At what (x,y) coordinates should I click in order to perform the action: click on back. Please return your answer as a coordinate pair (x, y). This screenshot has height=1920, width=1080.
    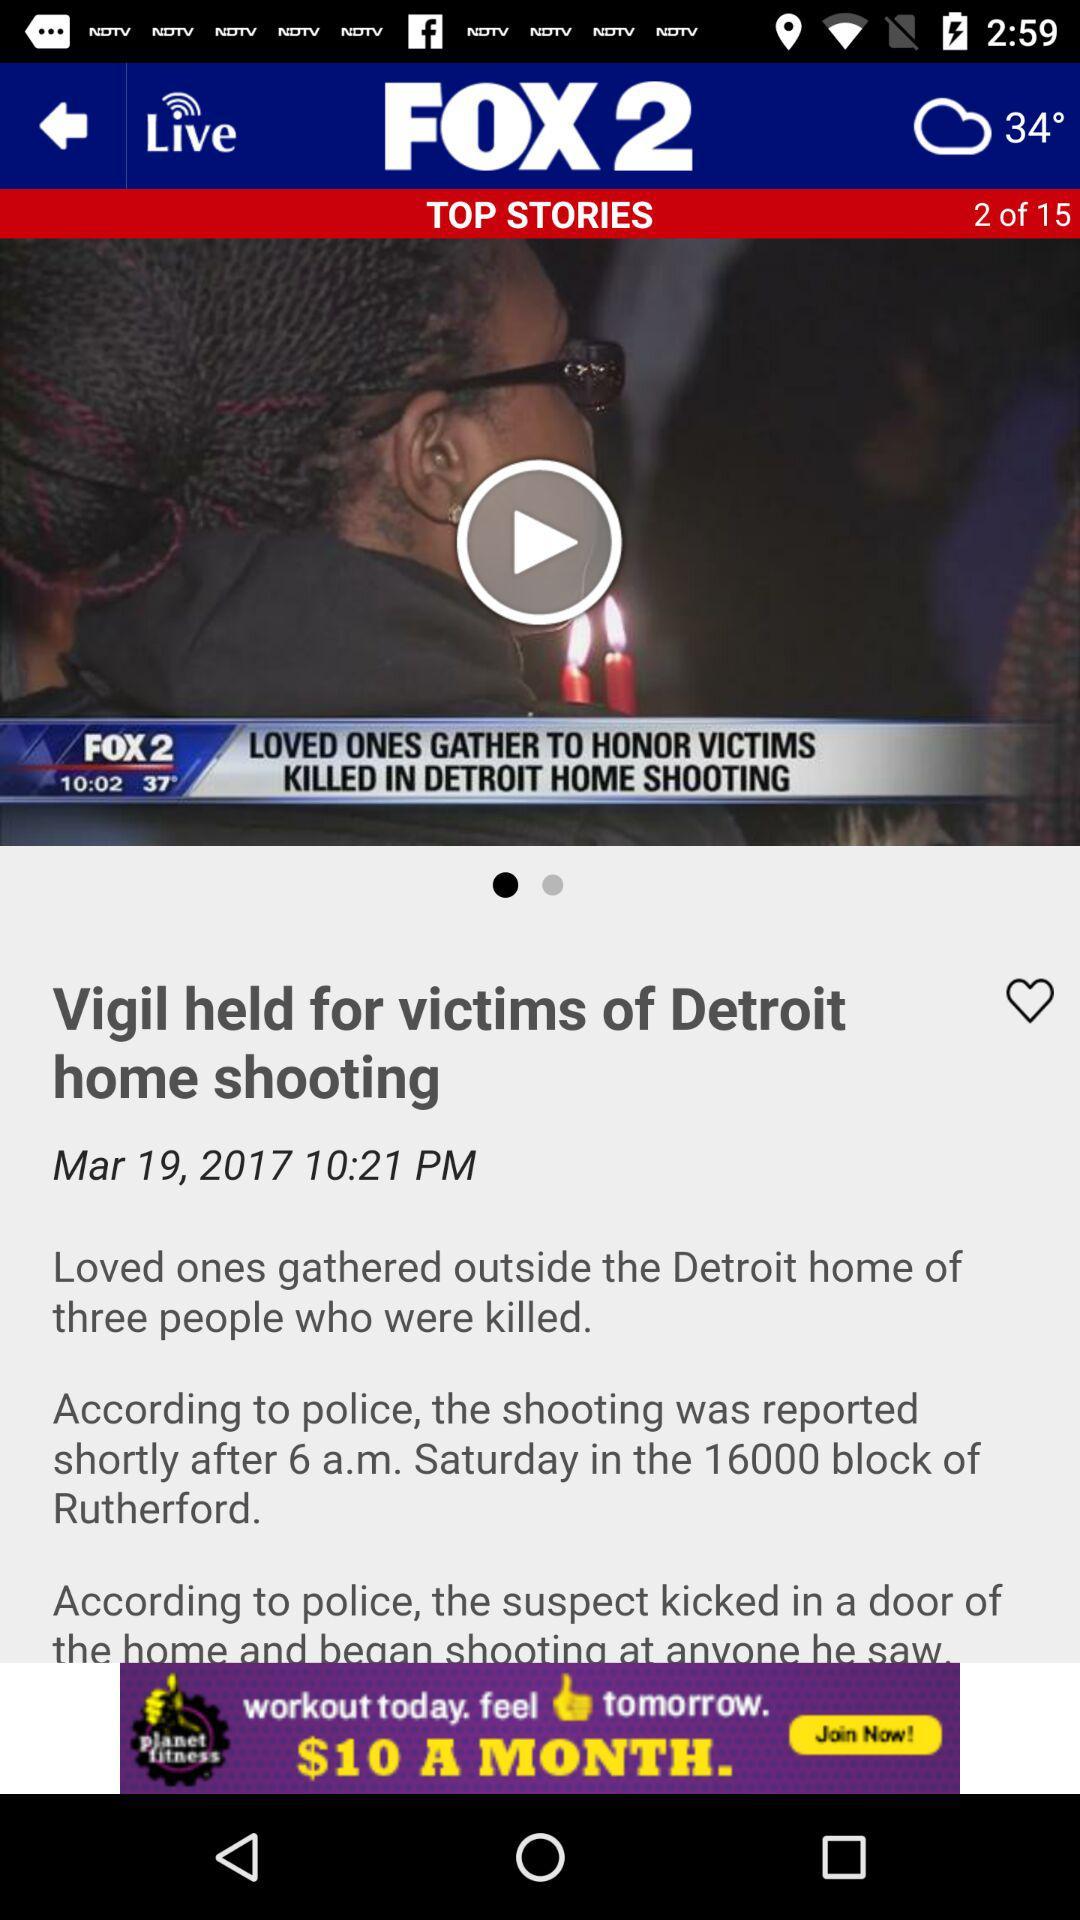
    Looking at the image, I should click on (61, 124).